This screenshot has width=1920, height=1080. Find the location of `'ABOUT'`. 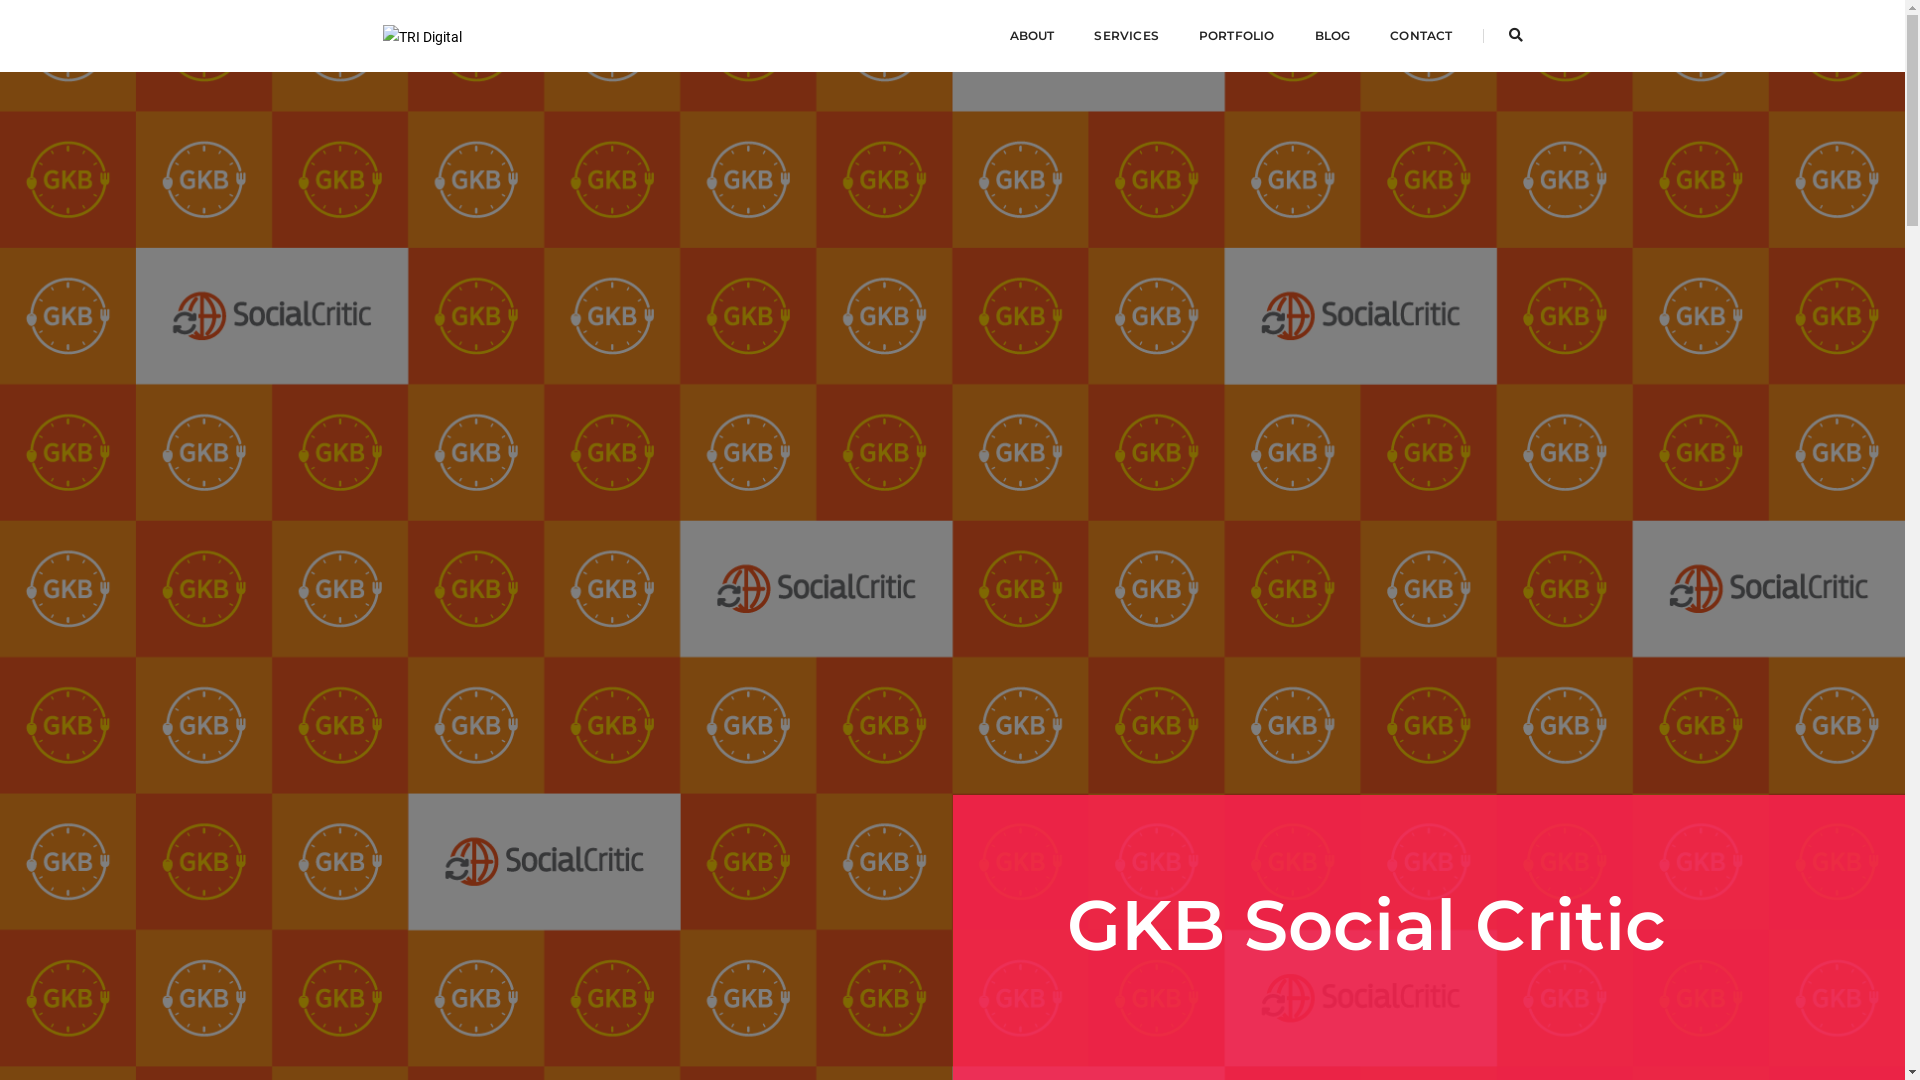

'ABOUT' is located at coordinates (1032, 35).